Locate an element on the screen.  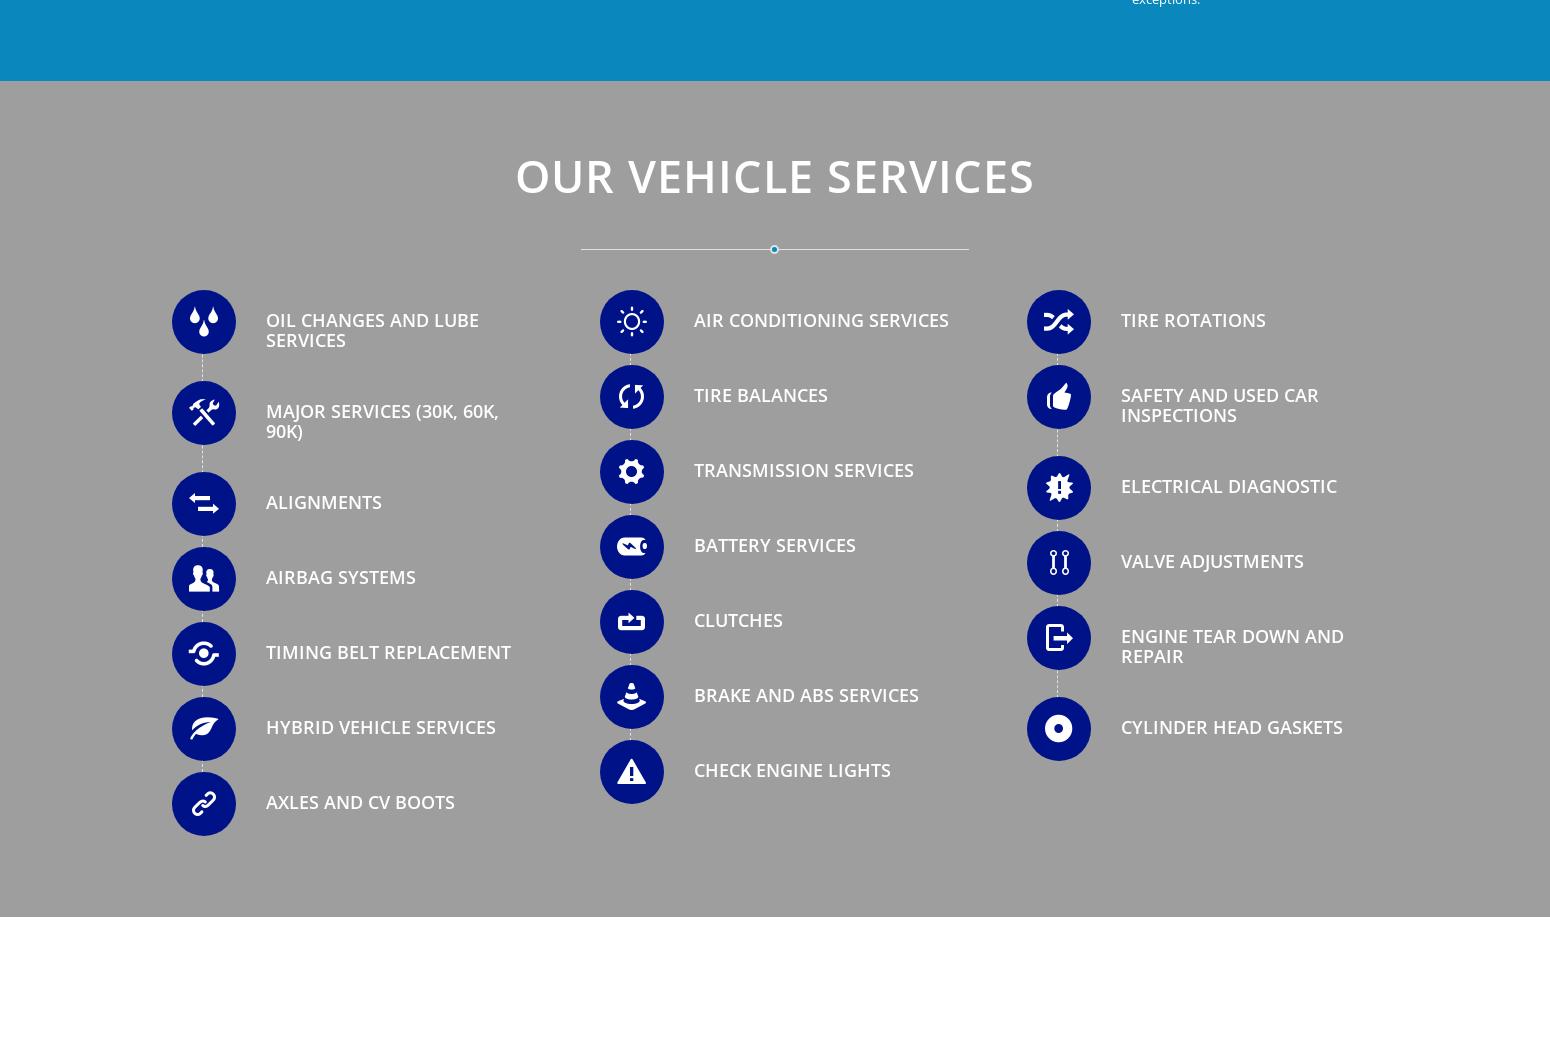
'Timing Belt Replacement' is located at coordinates (388, 650).